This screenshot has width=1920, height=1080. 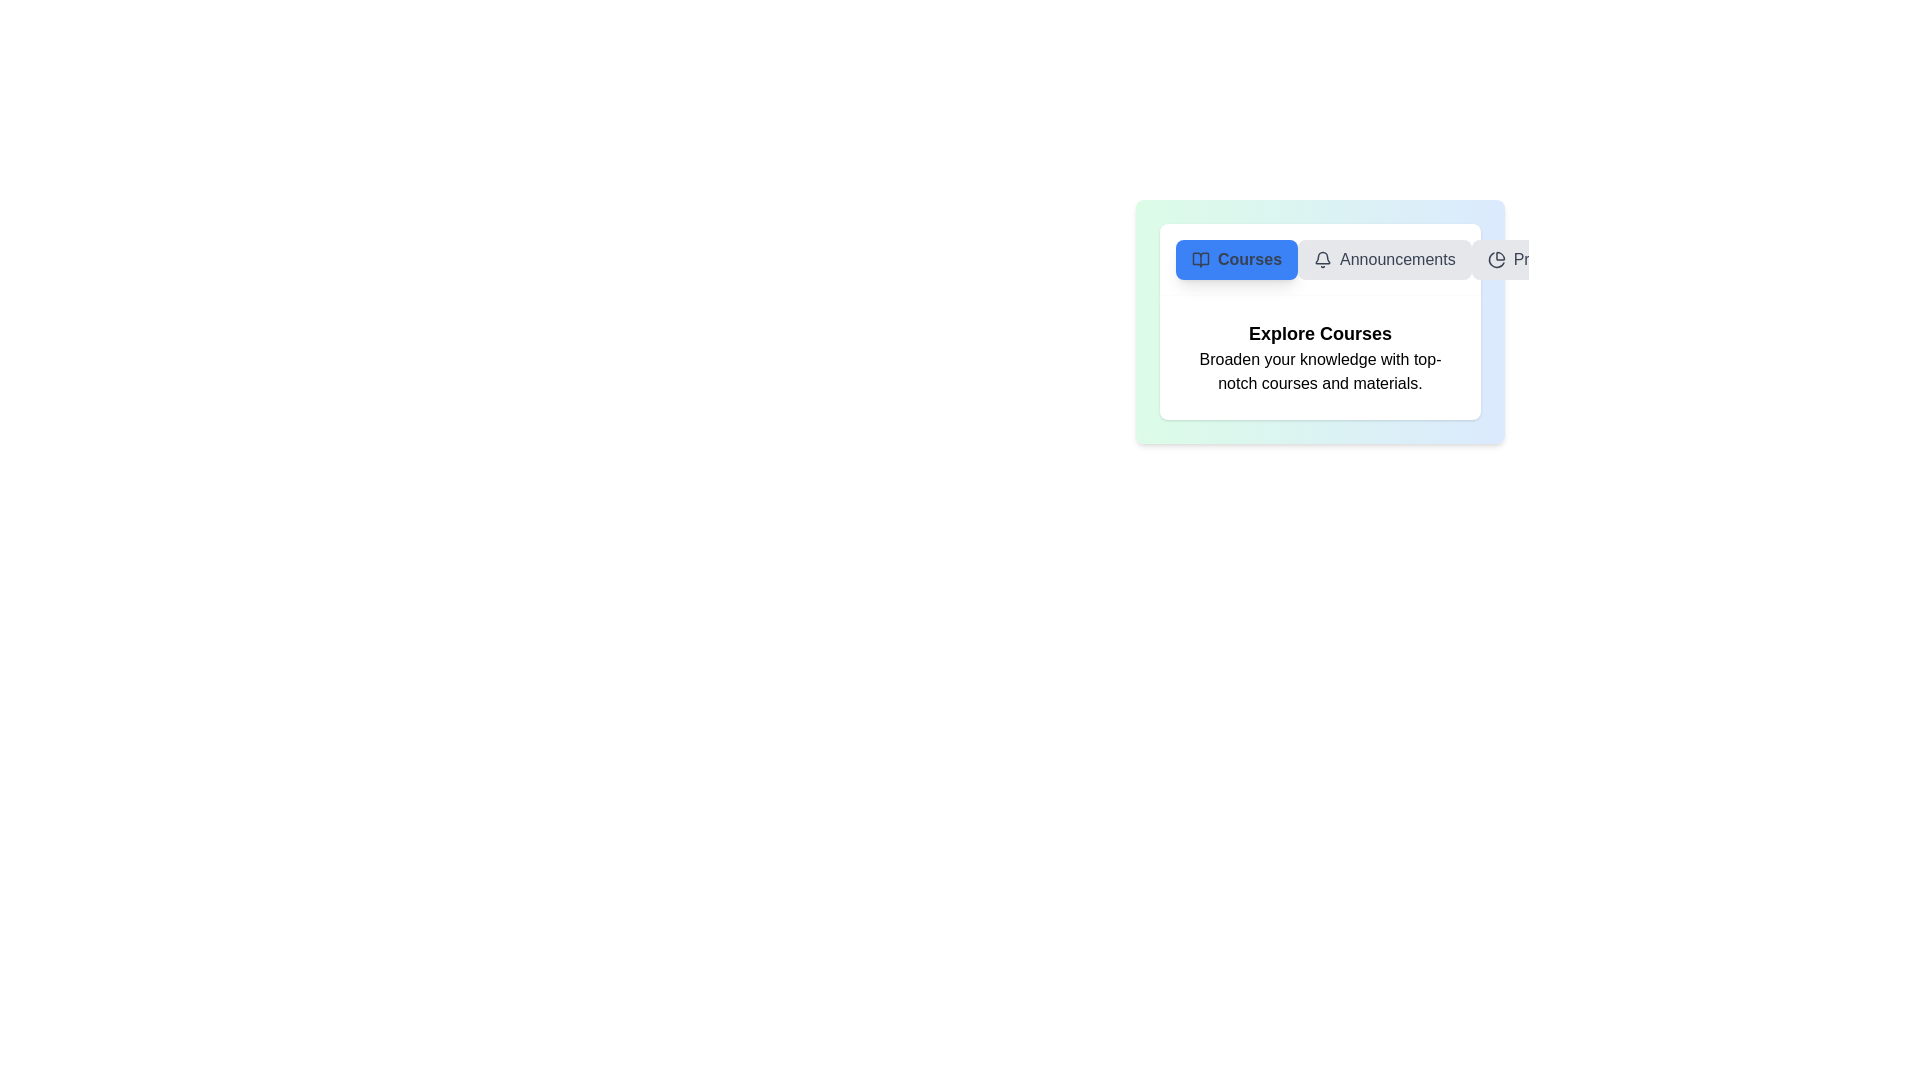 I want to click on the non-interactive Text block that introduces educational materials, positioned centrally below the 'Courses' button and adjacent to other tabs, so click(x=1320, y=357).